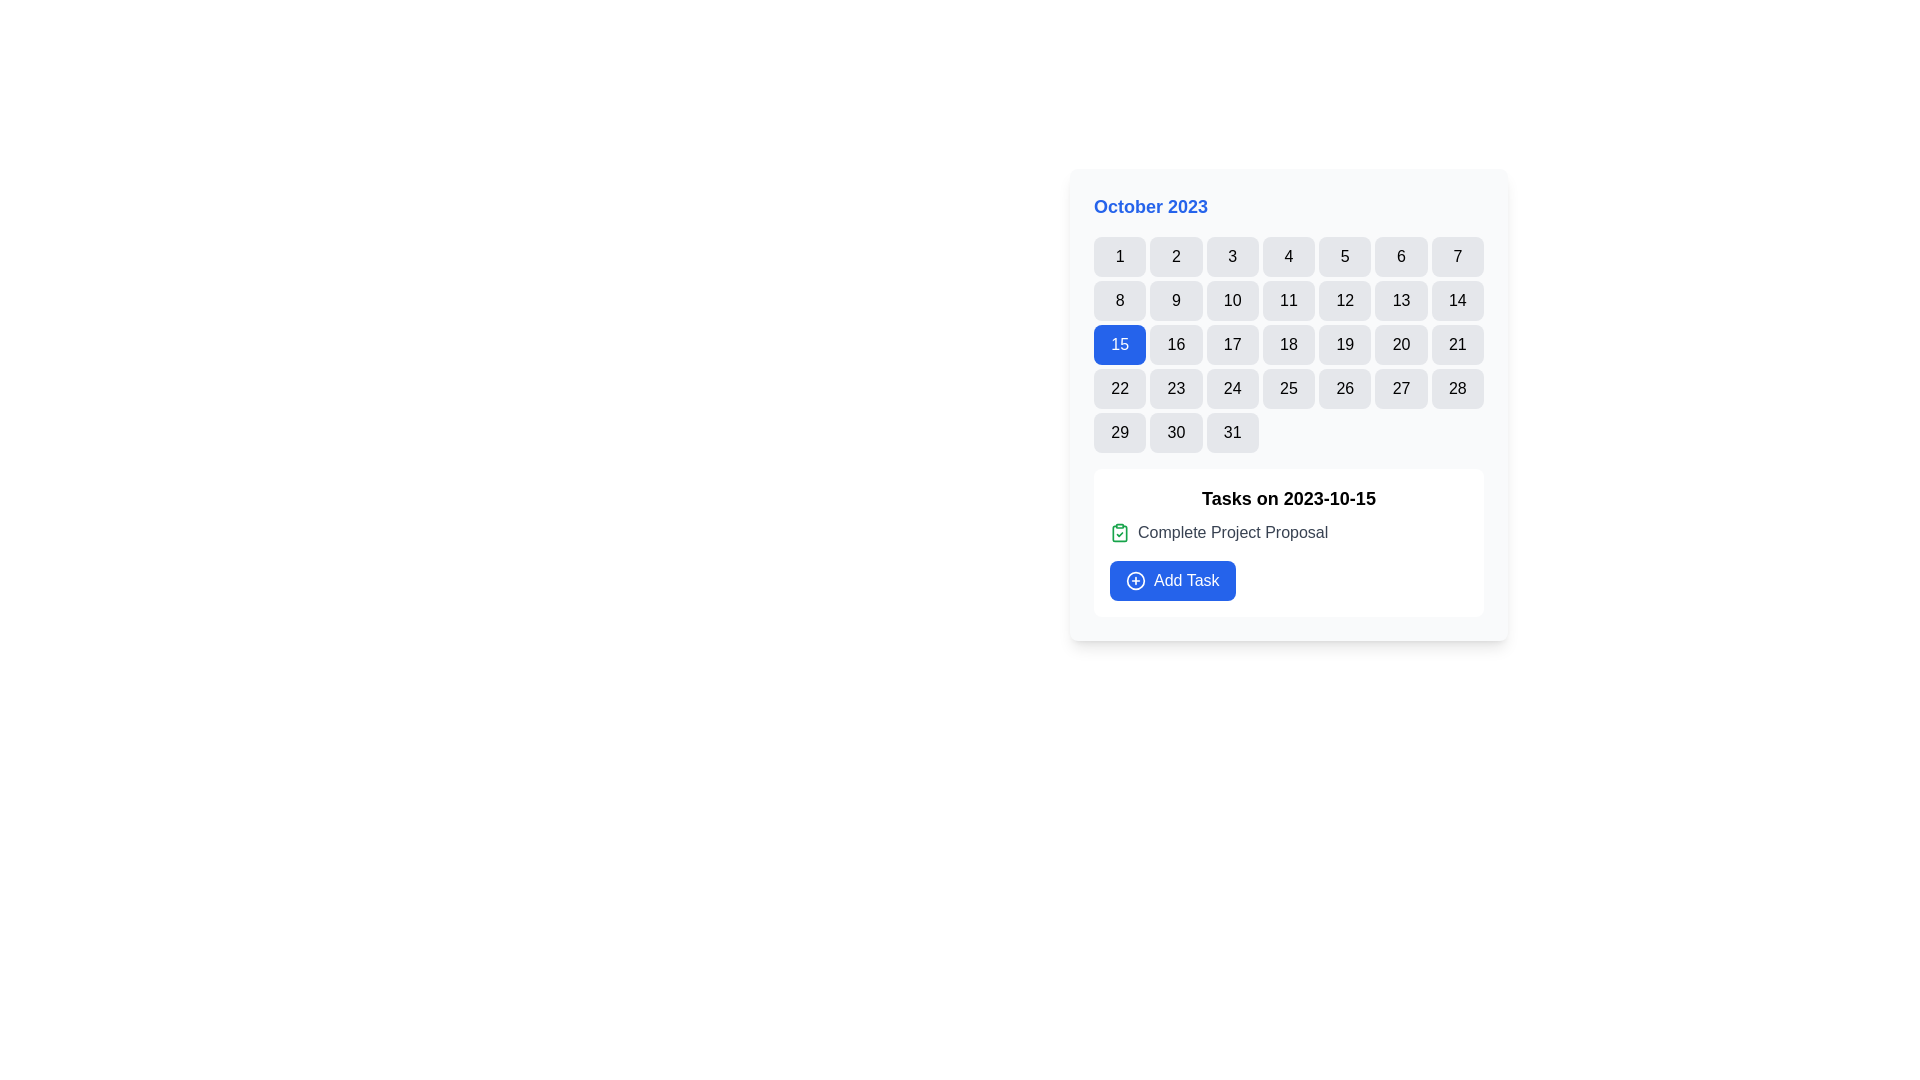 This screenshot has width=1920, height=1080. What do you see at coordinates (1120, 300) in the screenshot?
I see `the calendar day button displaying the number '8'` at bounding box center [1120, 300].